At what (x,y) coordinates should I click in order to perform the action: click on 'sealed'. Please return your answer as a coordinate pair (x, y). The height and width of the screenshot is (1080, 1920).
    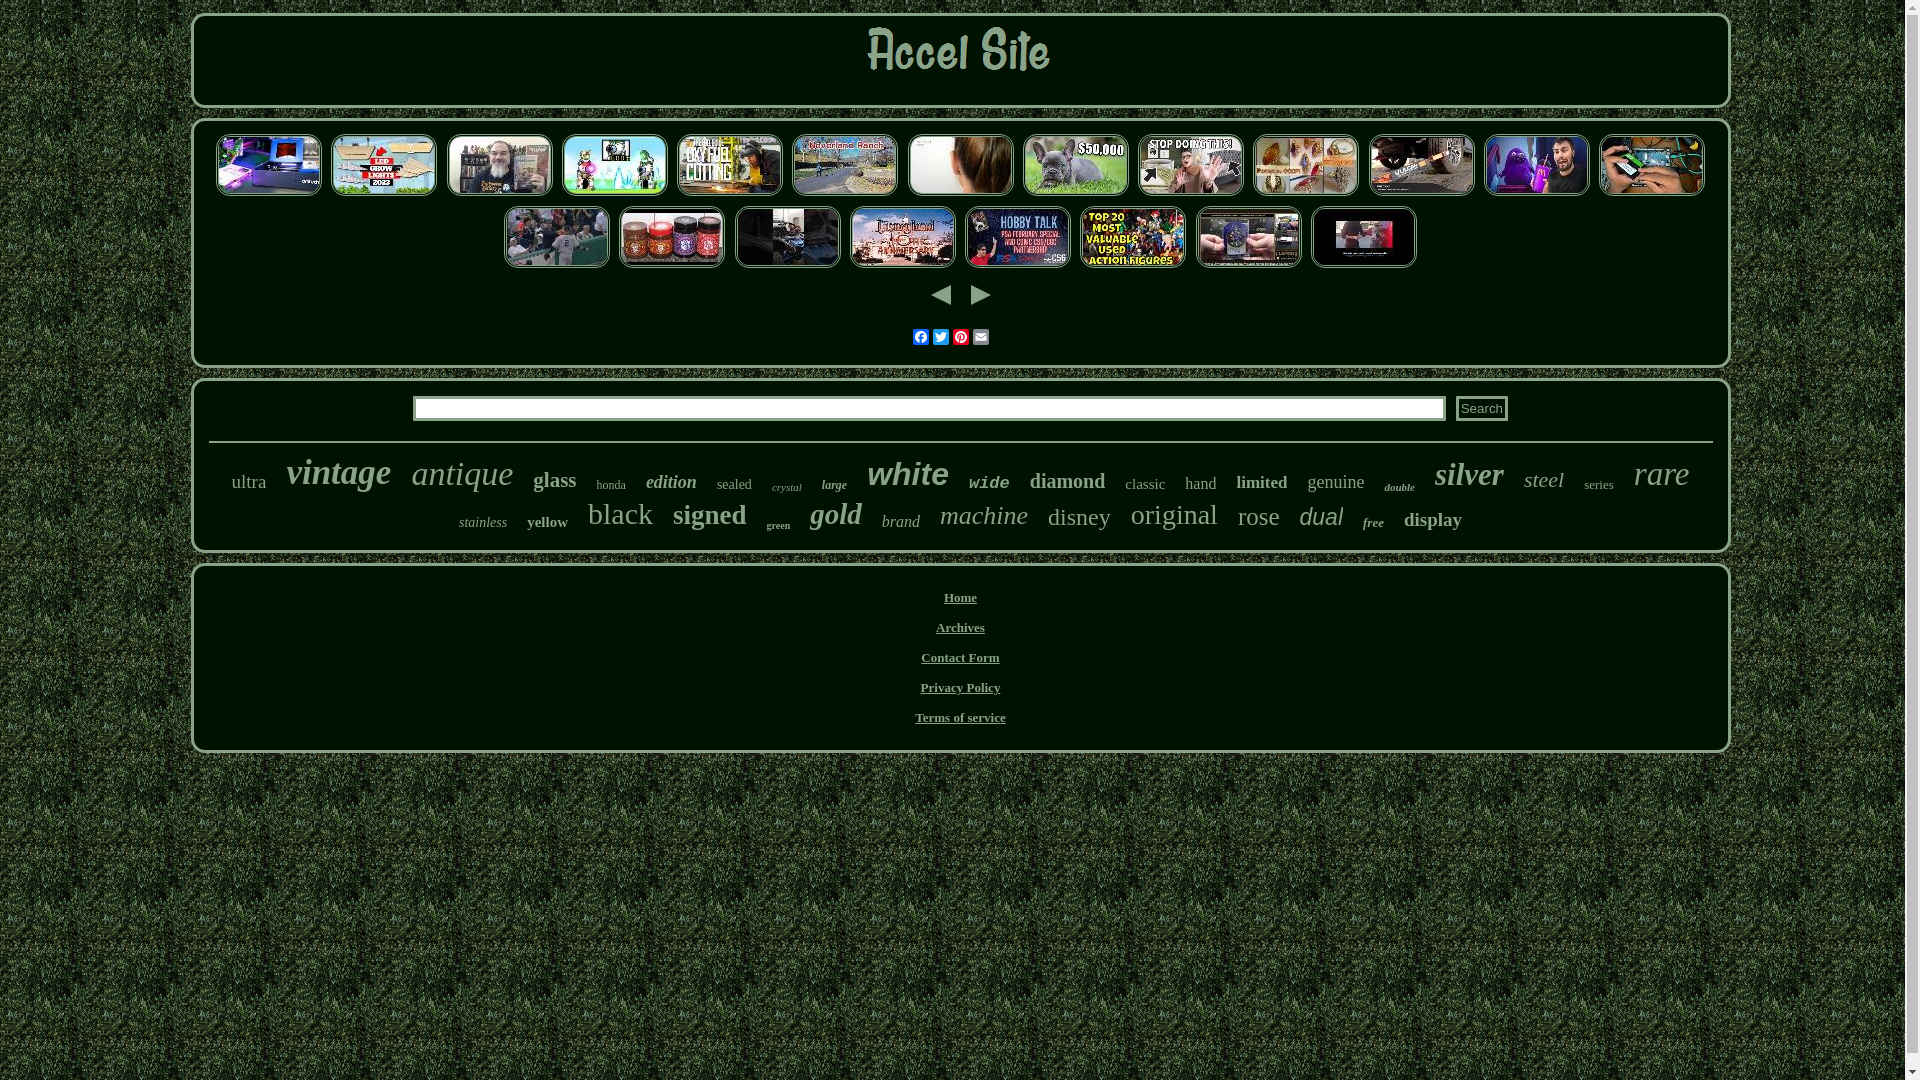
    Looking at the image, I should click on (733, 485).